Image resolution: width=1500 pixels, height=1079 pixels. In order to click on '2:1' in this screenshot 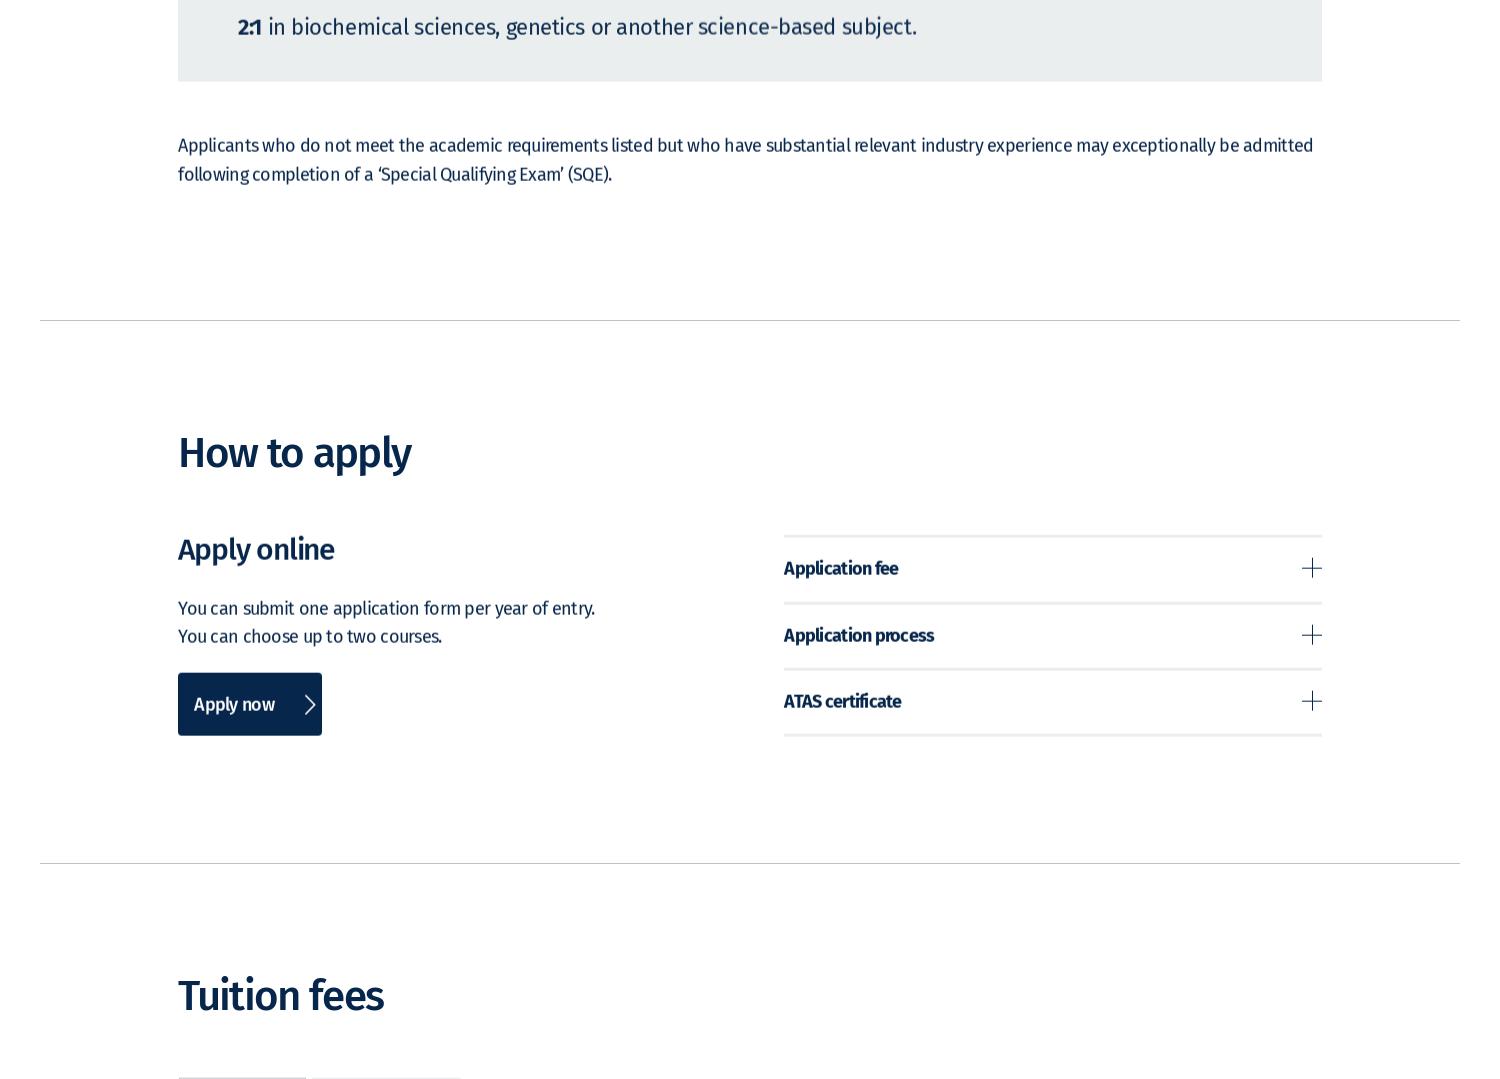, I will do `click(237, 85)`.